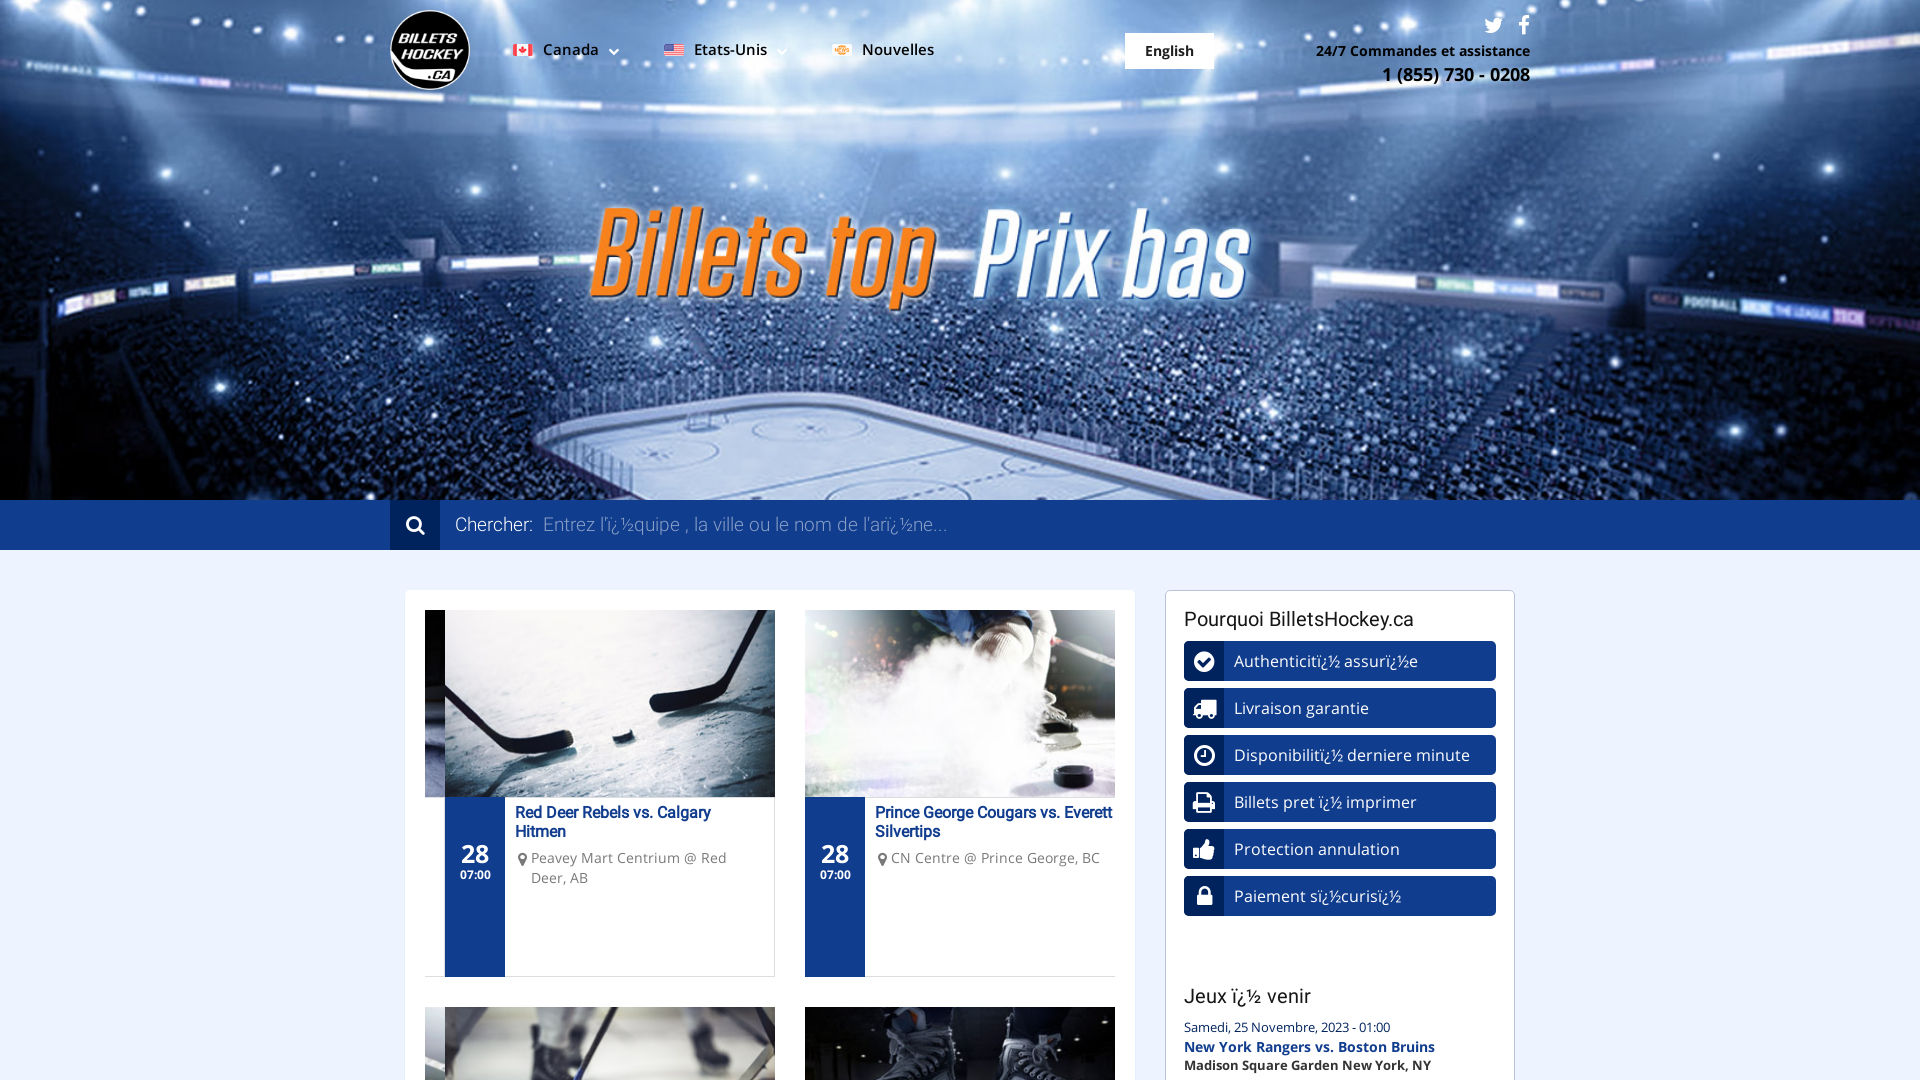  Describe the element at coordinates (1309, 1045) in the screenshot. I see `'New York Rangers vs. Boston Bruins'` at that location.